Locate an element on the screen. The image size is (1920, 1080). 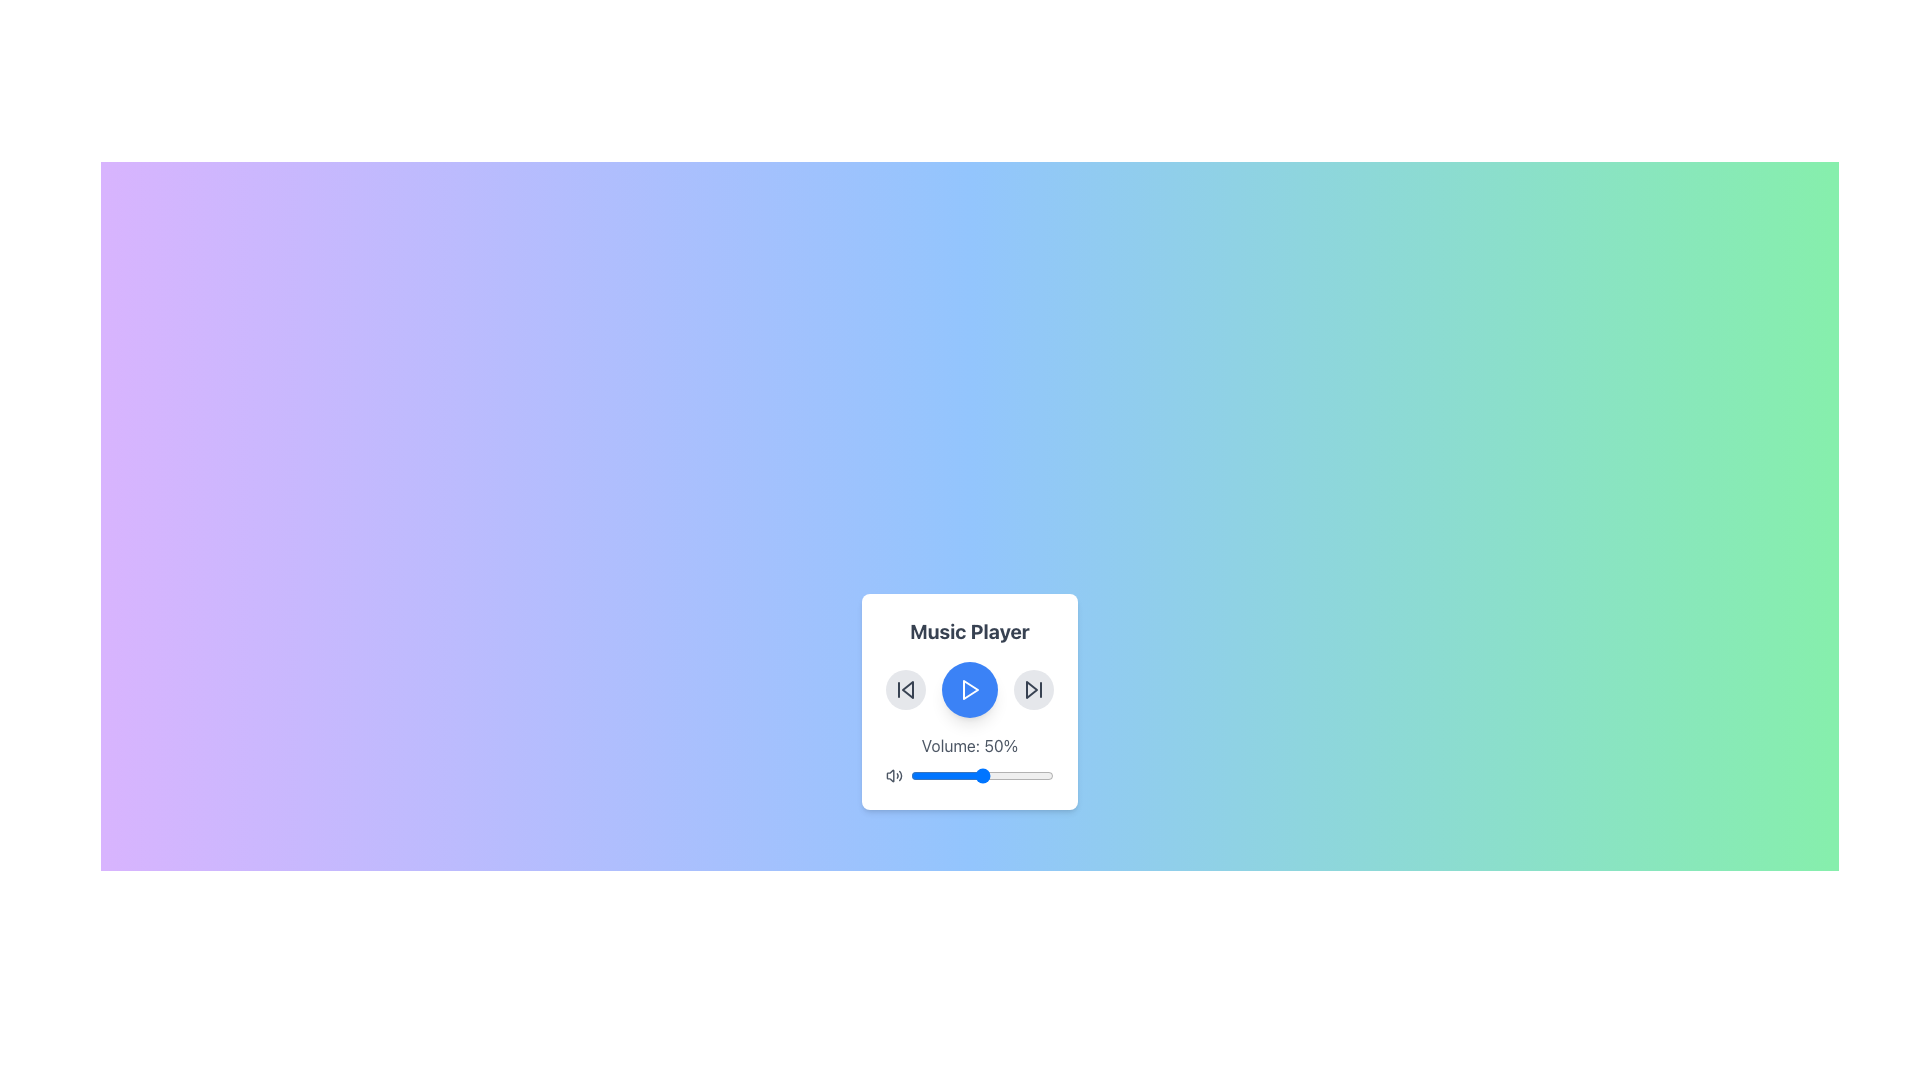
volume level is located at coordinates (989, 774).